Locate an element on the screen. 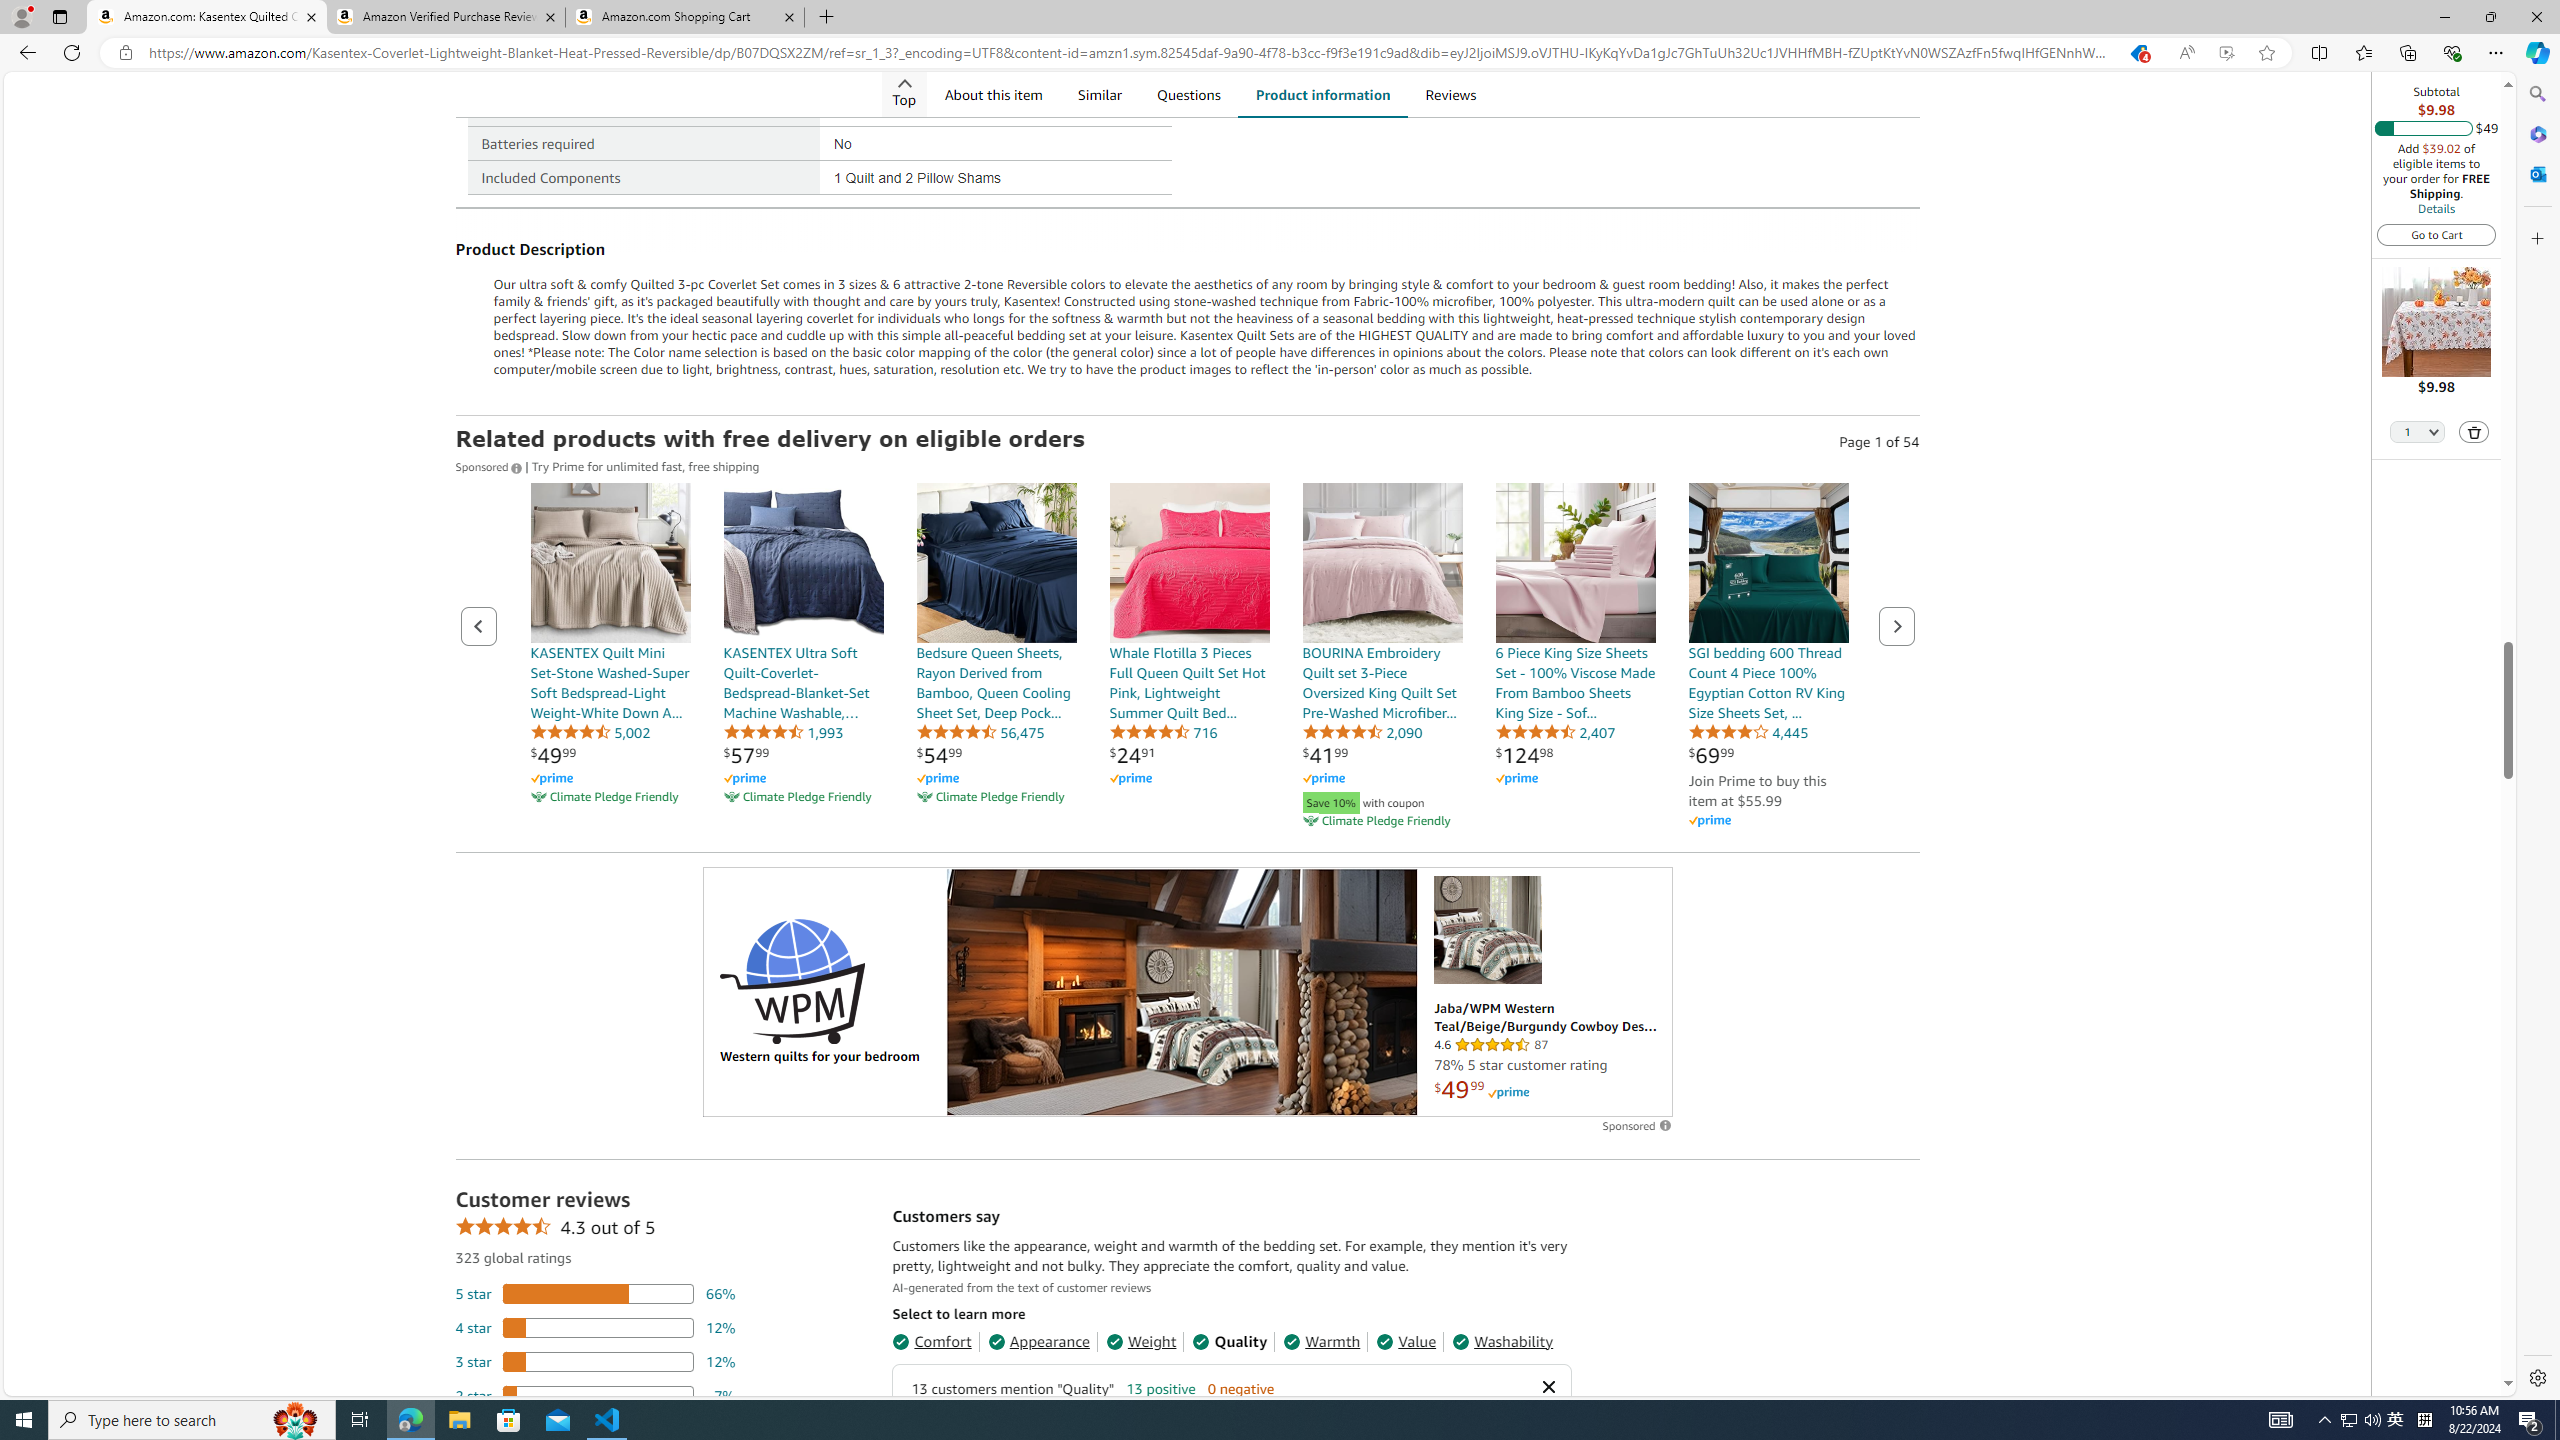 The width and height of the screenshot is (2560, 1440). '4,445' is located at coordinates (1748, 731).